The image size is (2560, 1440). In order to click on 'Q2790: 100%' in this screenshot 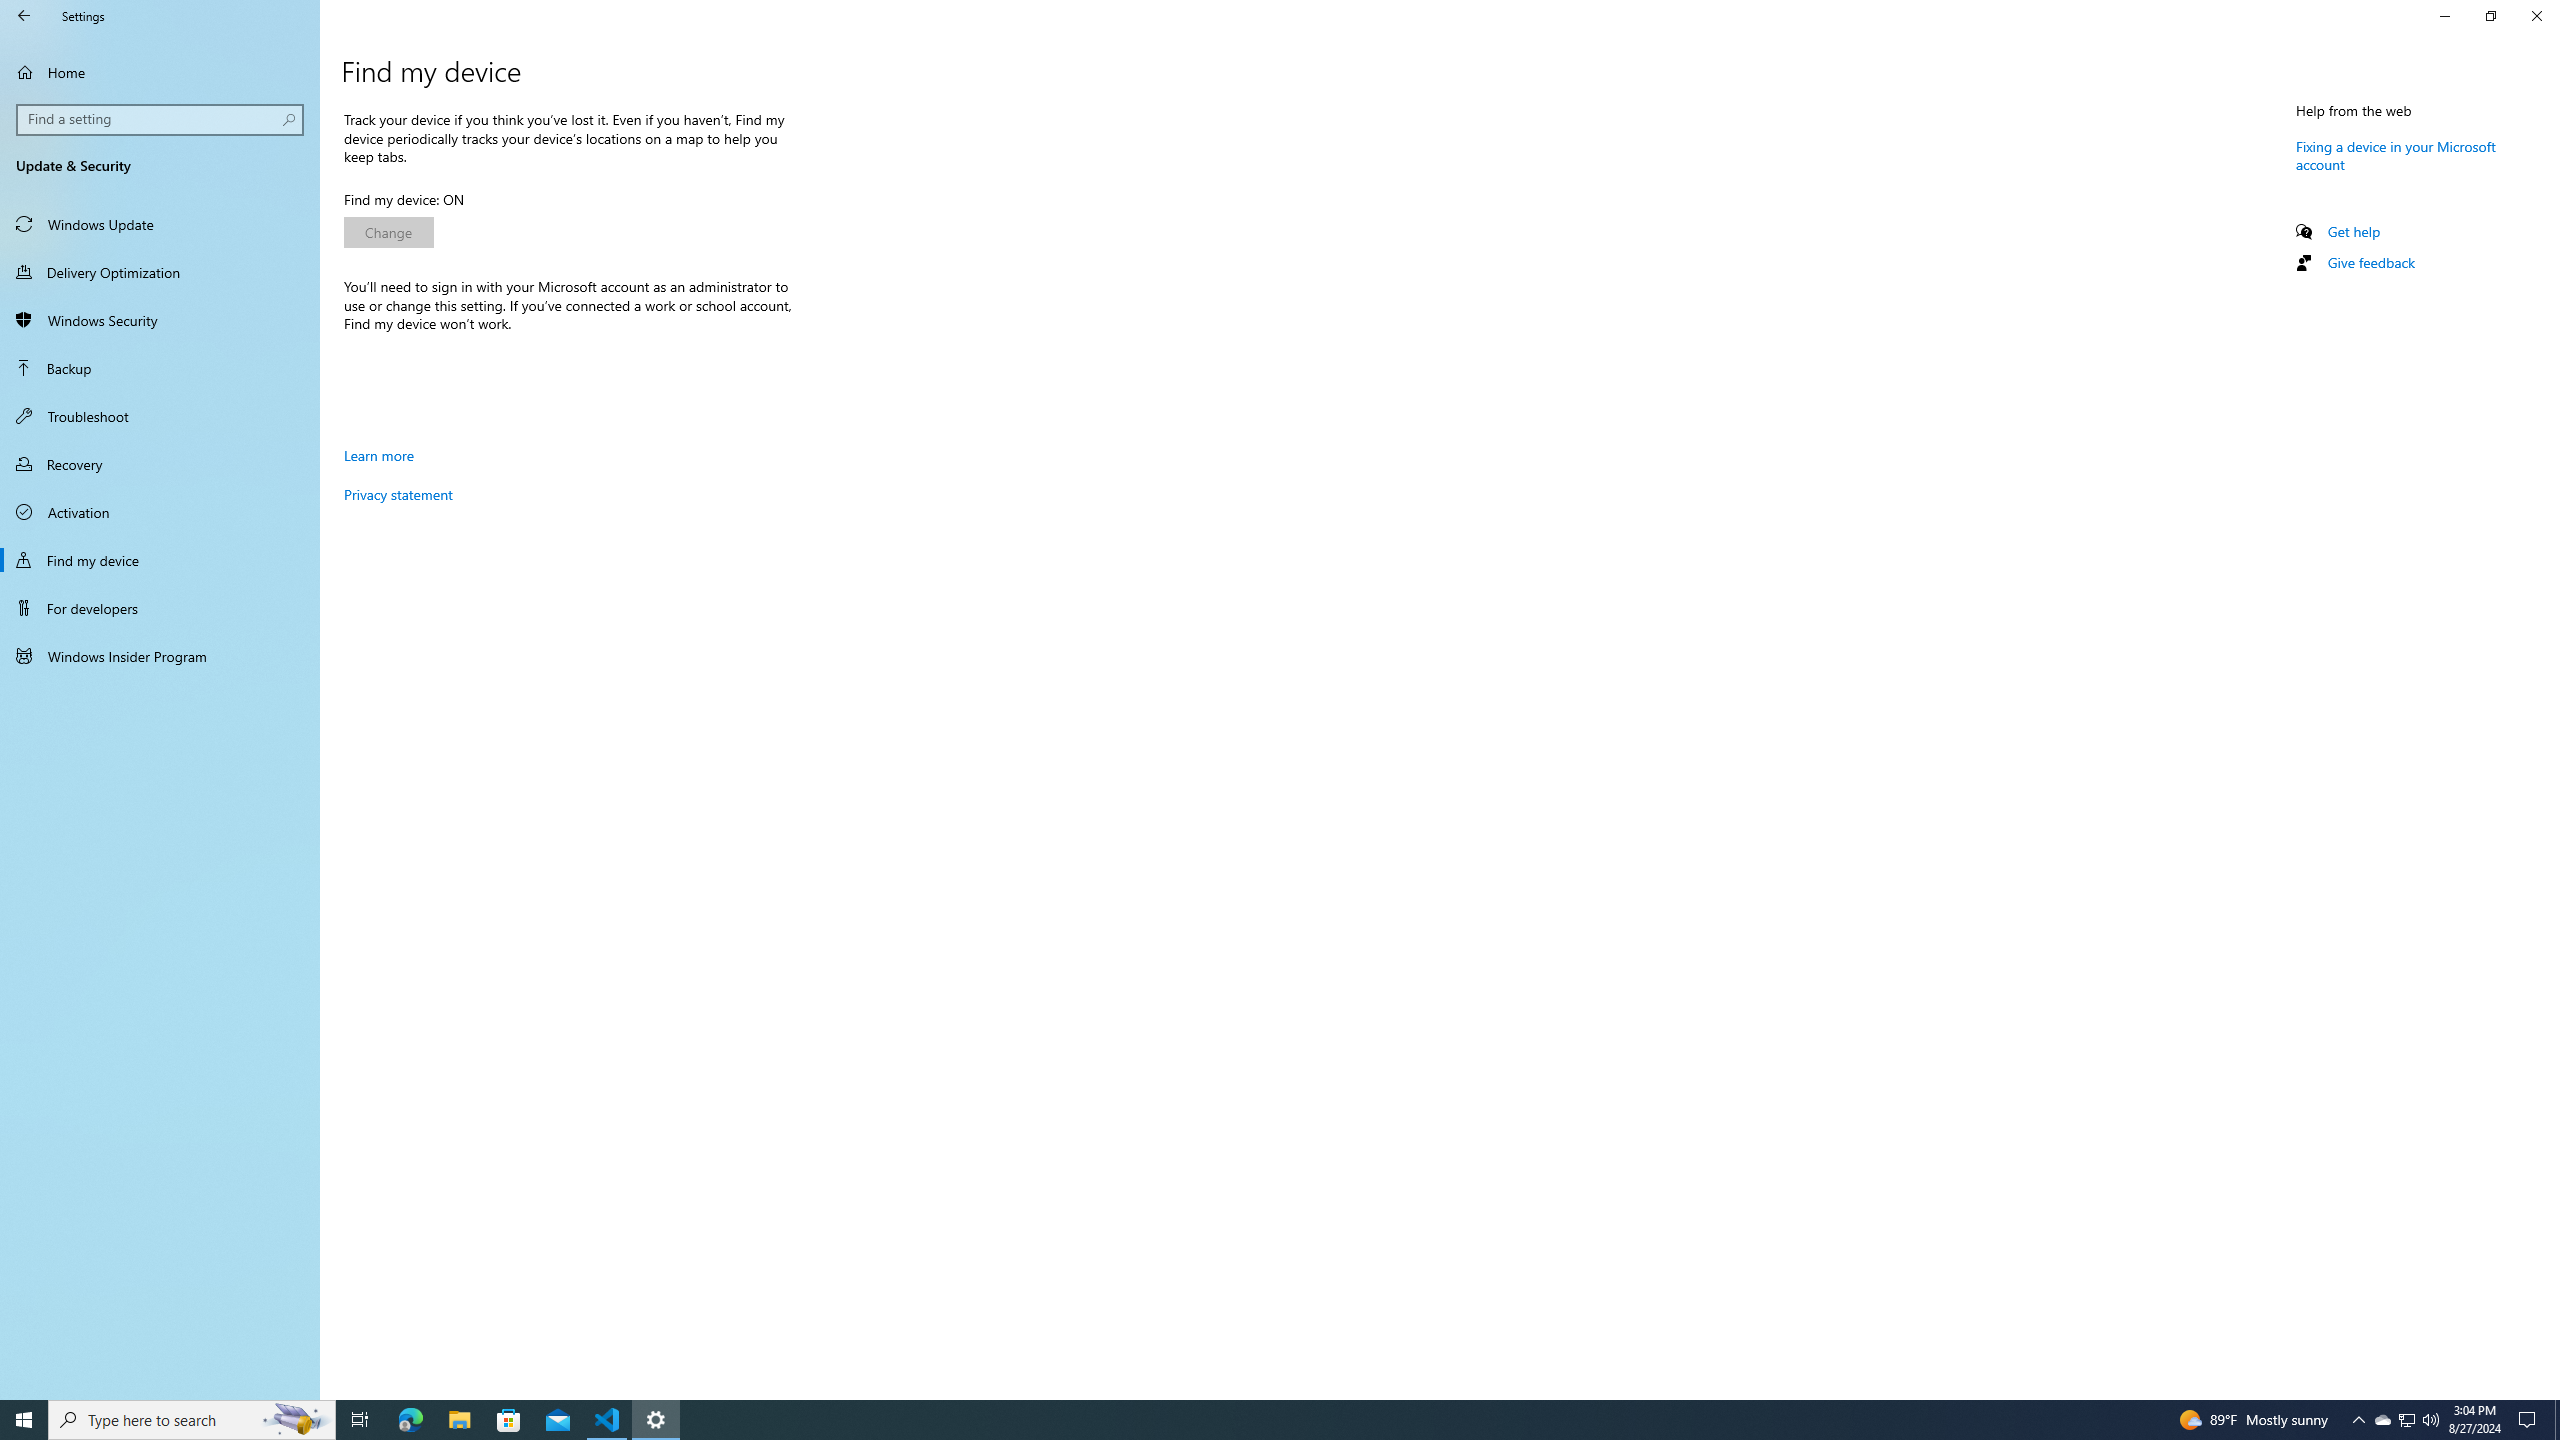, I will do `click(2429, 1418)`.